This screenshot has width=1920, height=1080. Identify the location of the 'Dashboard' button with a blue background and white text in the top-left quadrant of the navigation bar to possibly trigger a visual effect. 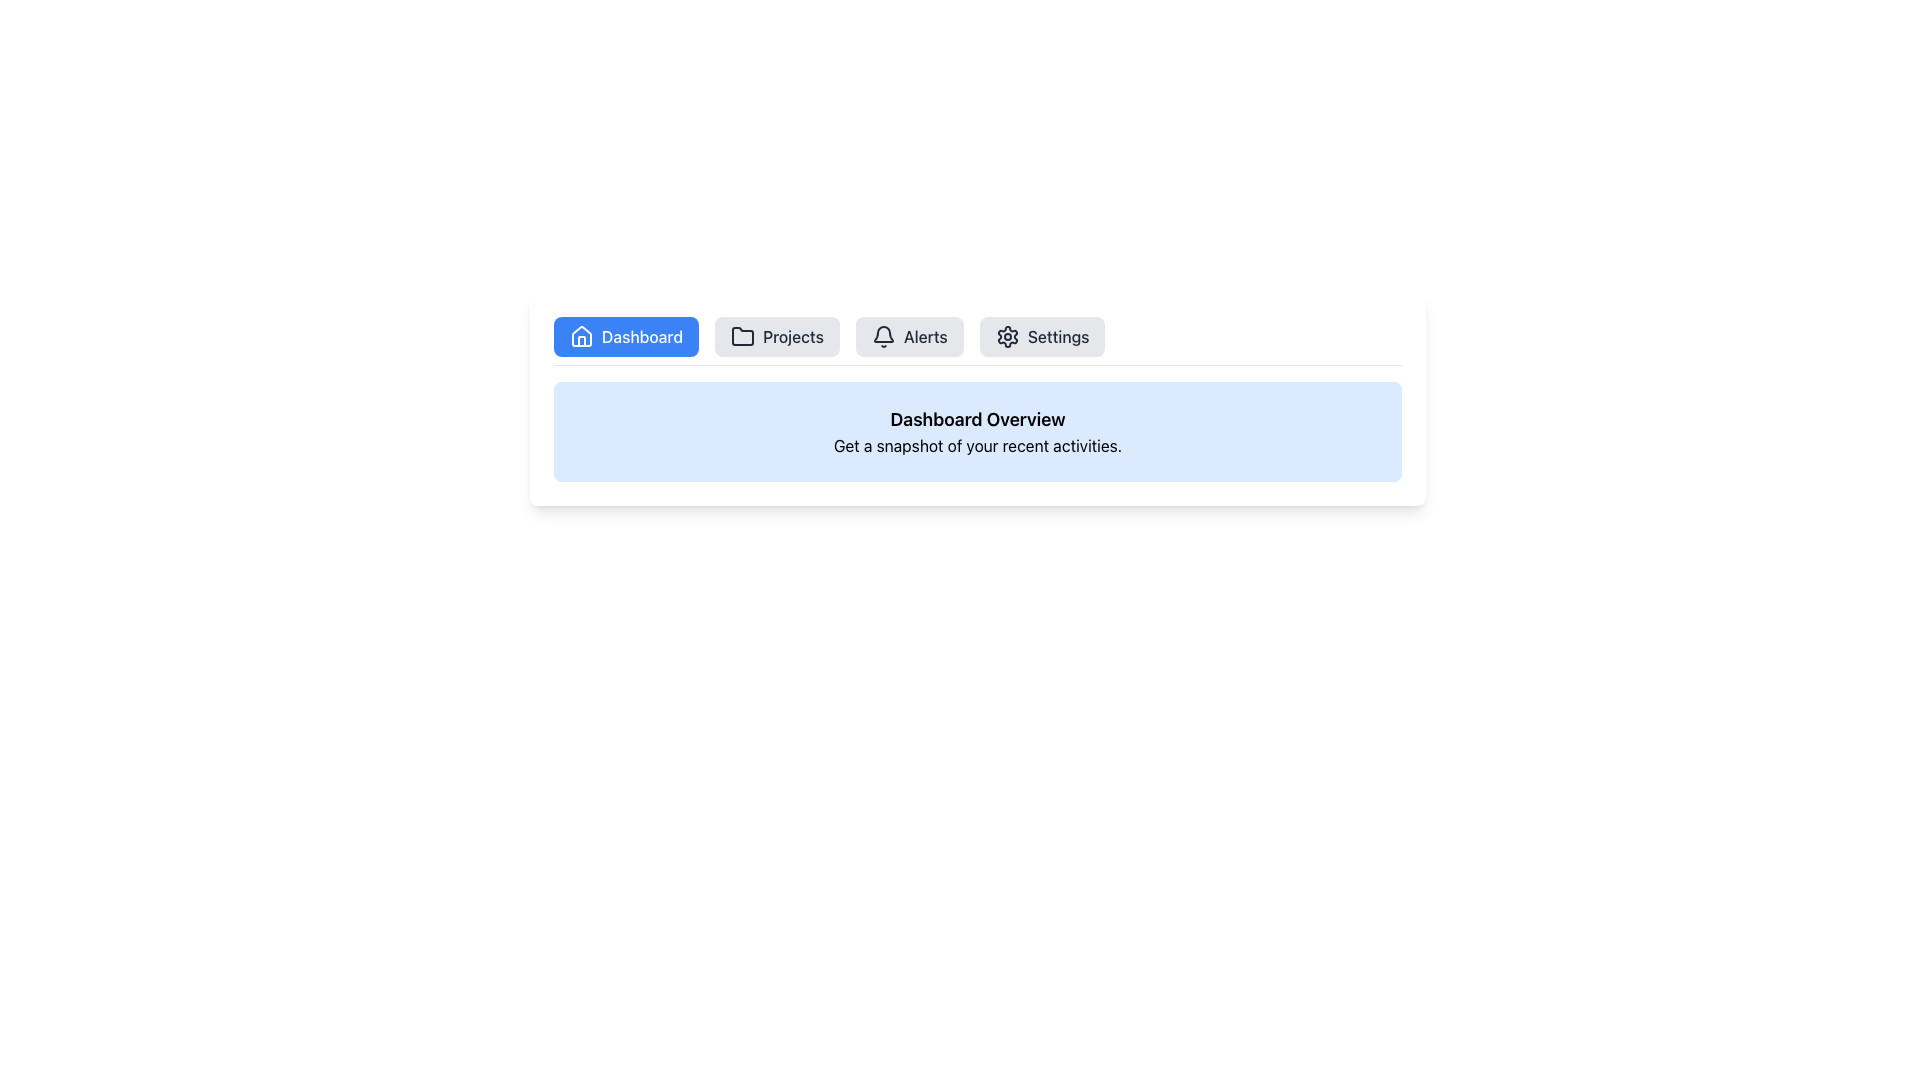
(625, 335).